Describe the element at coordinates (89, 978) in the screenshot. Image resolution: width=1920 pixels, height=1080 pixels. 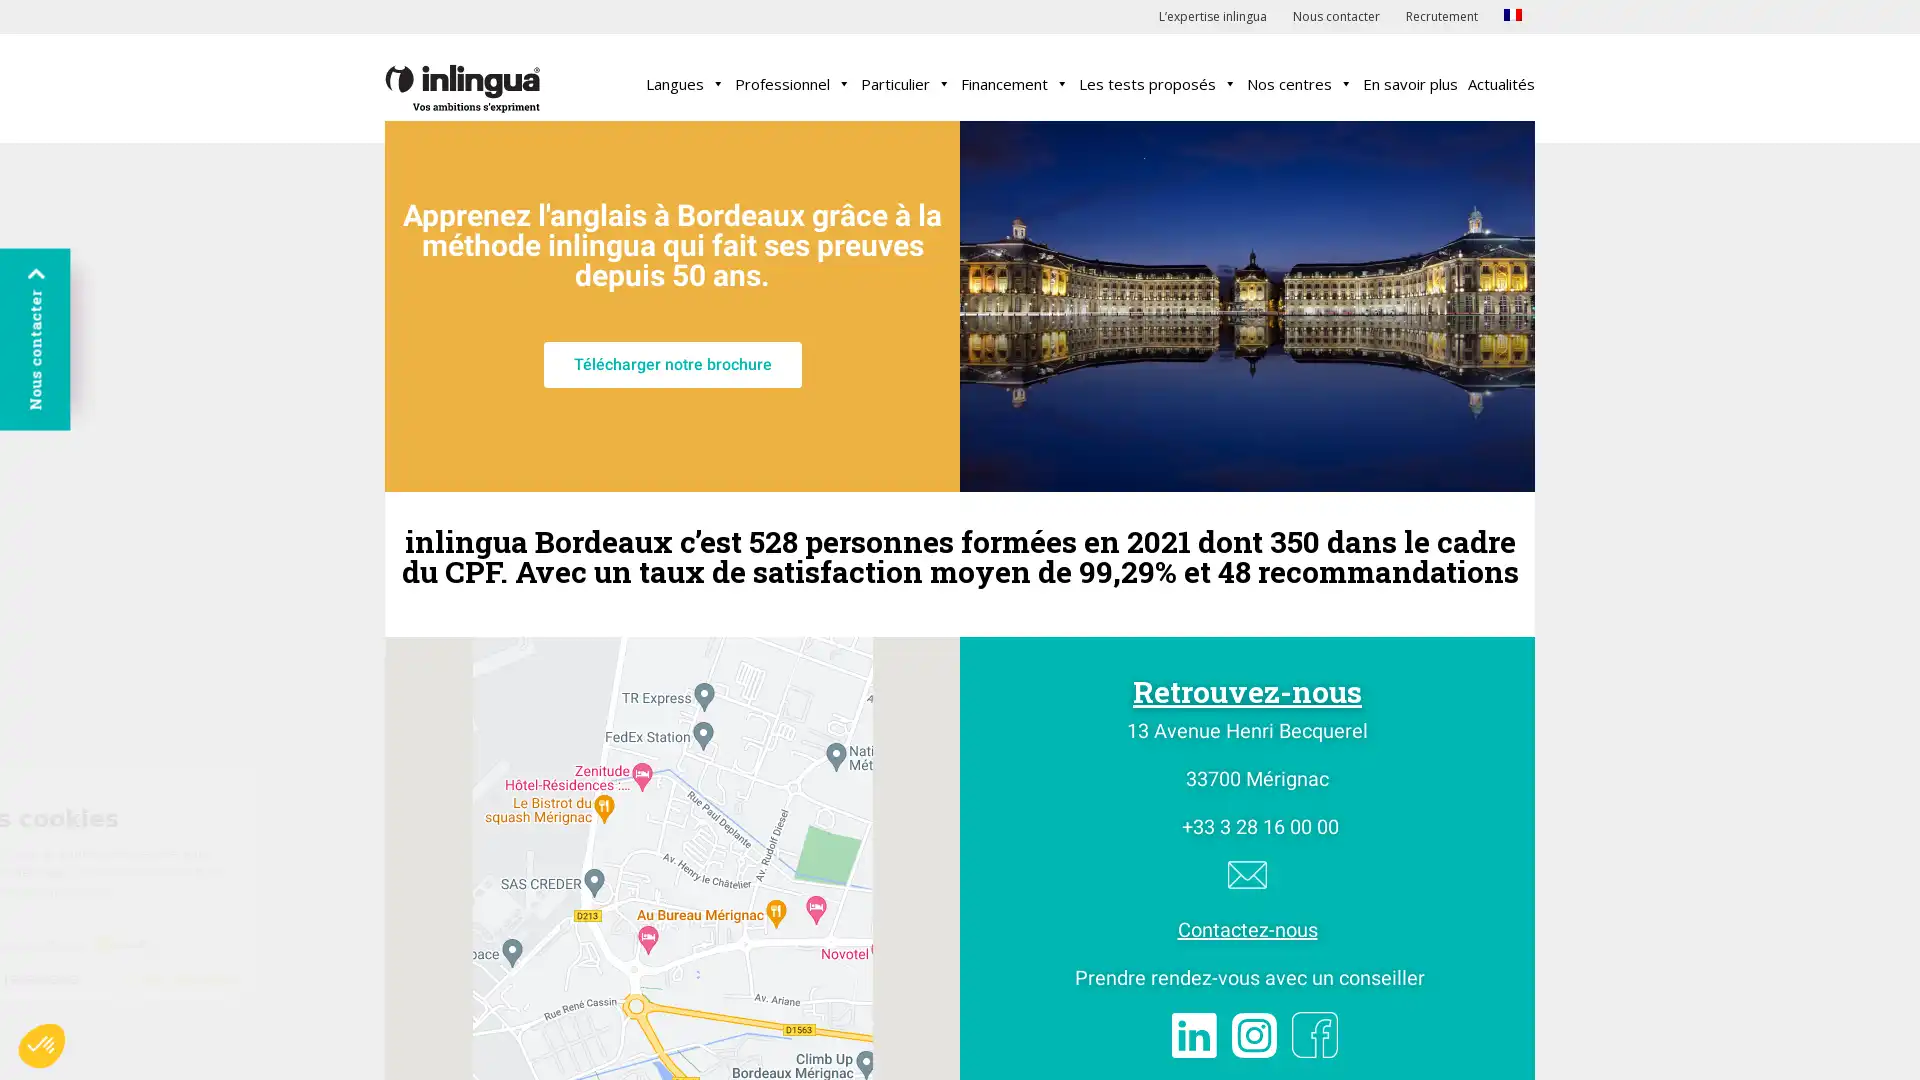
I see `Fermer` at that location.